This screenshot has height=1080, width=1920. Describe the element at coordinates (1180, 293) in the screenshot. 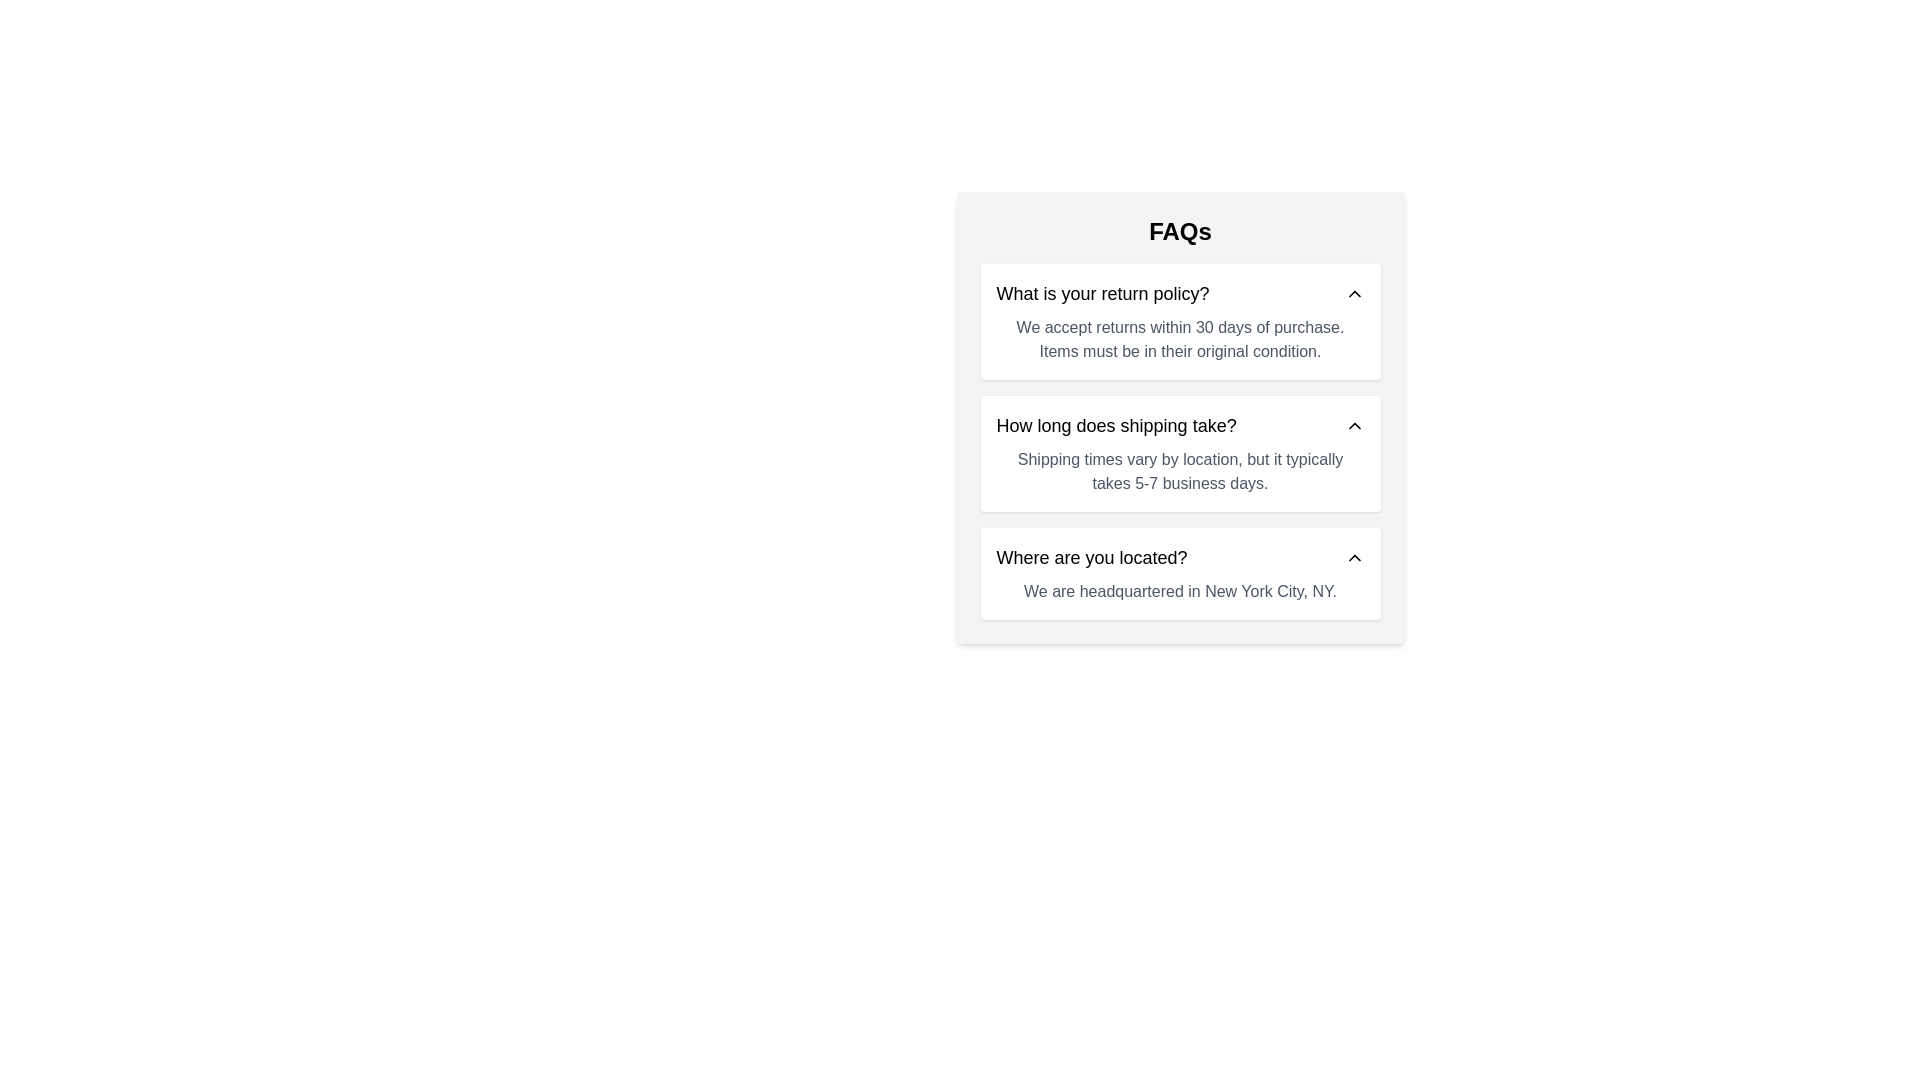

I see `the Collapsible Header that contains the text 'What is your return policy?' with a downward-pointing chevron icon` at that location.